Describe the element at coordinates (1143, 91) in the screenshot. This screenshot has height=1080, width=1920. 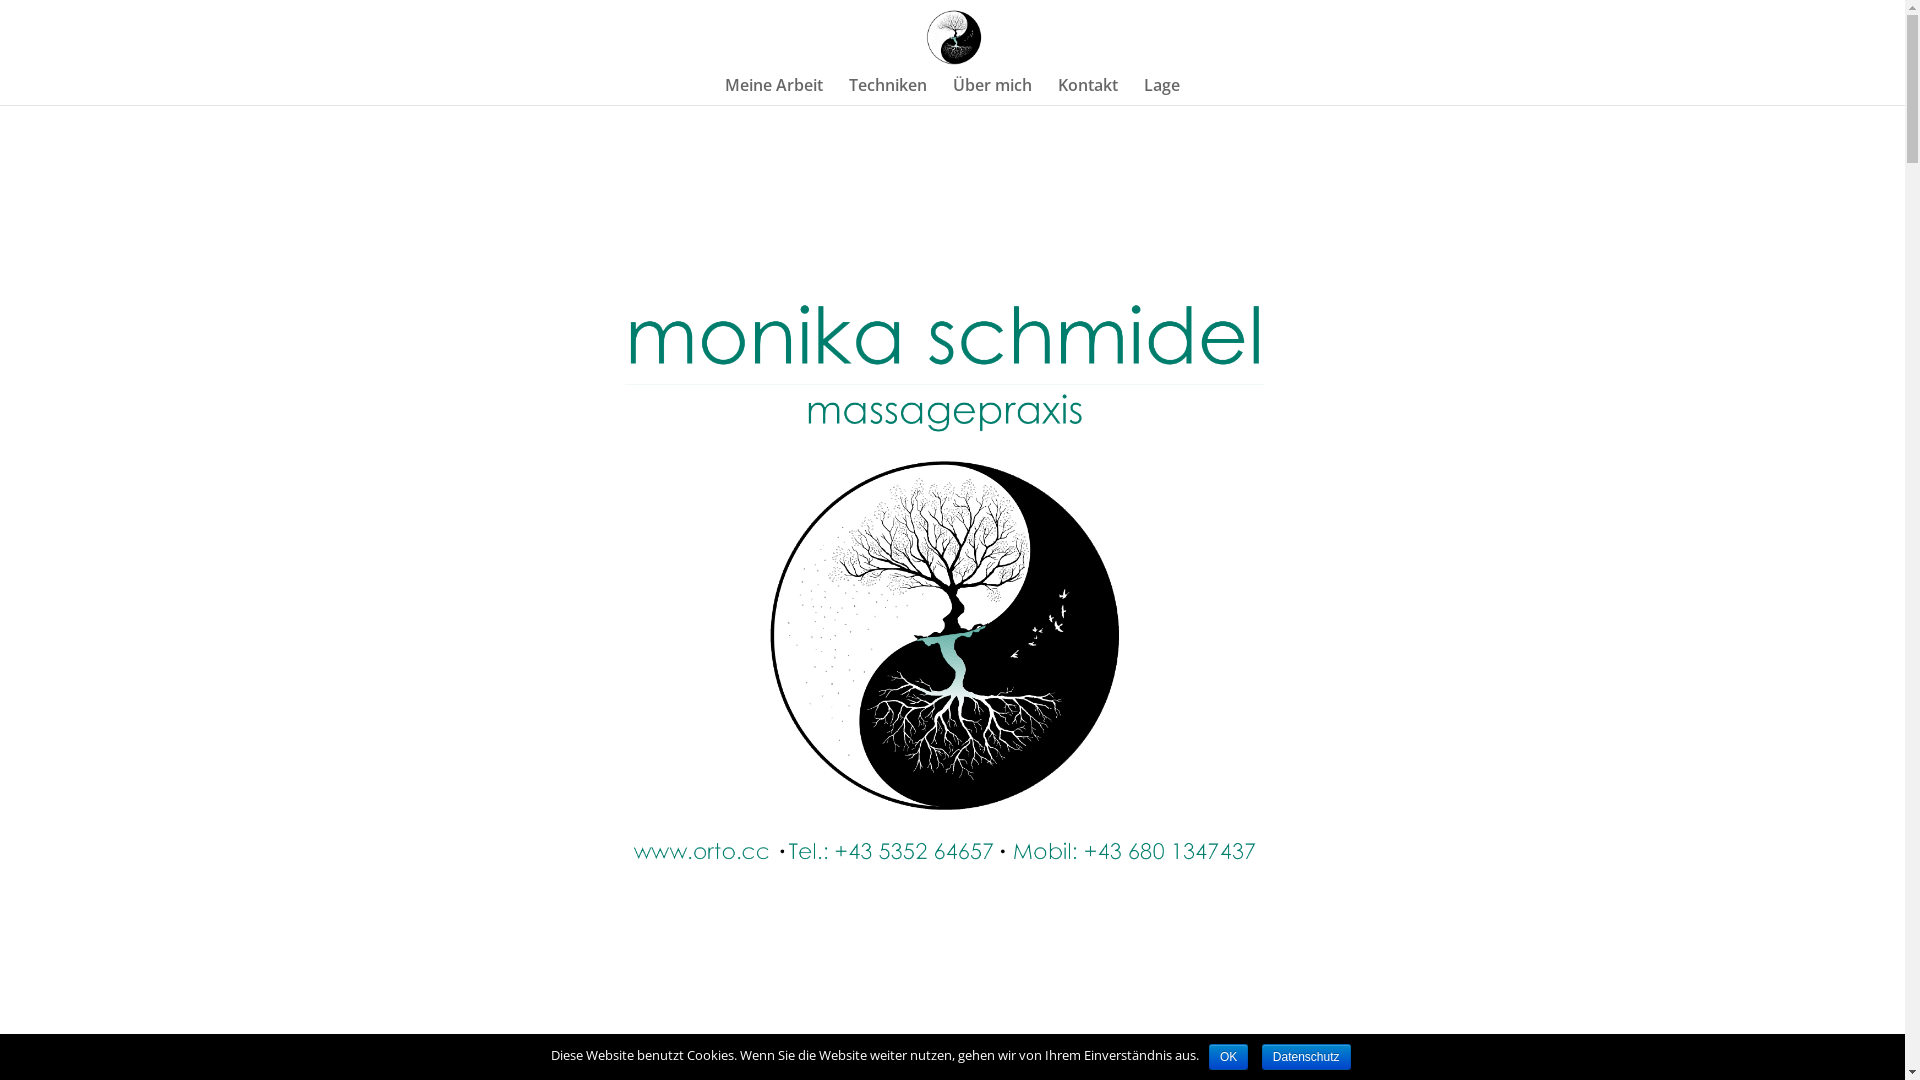
I see `'Lage'` at that location.